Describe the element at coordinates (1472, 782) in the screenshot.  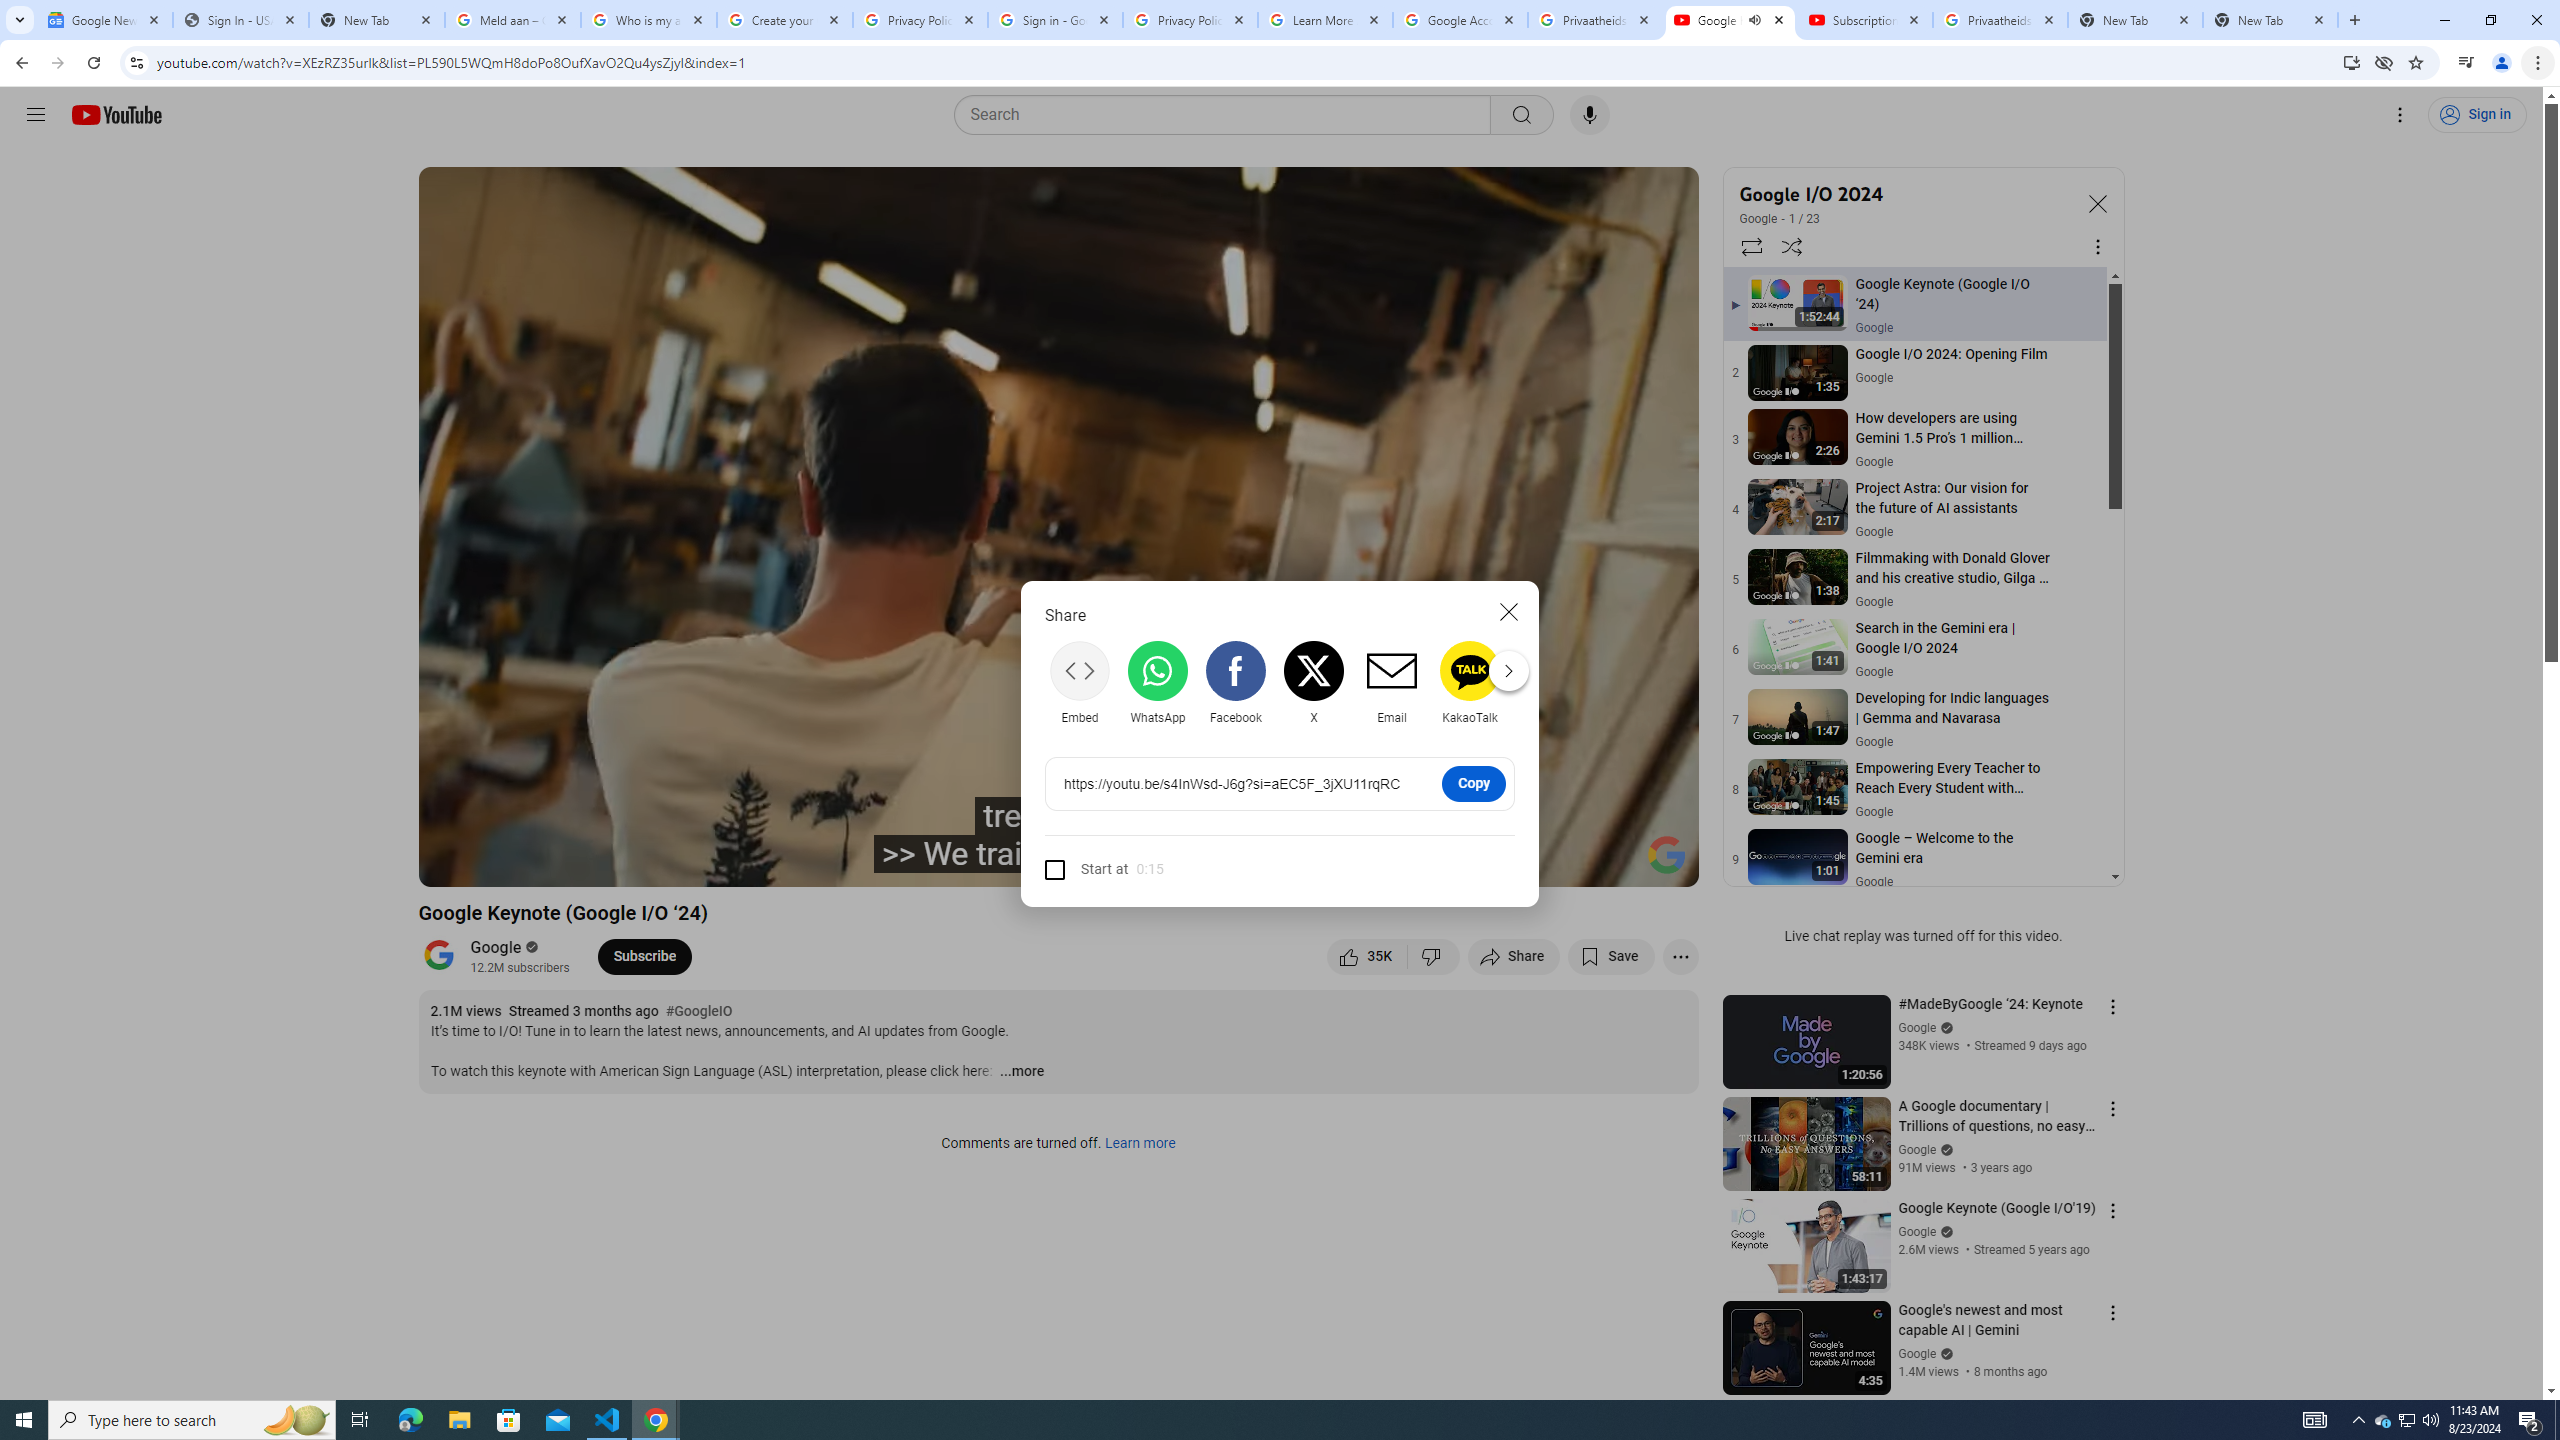
I see `'Copy'` at that location.